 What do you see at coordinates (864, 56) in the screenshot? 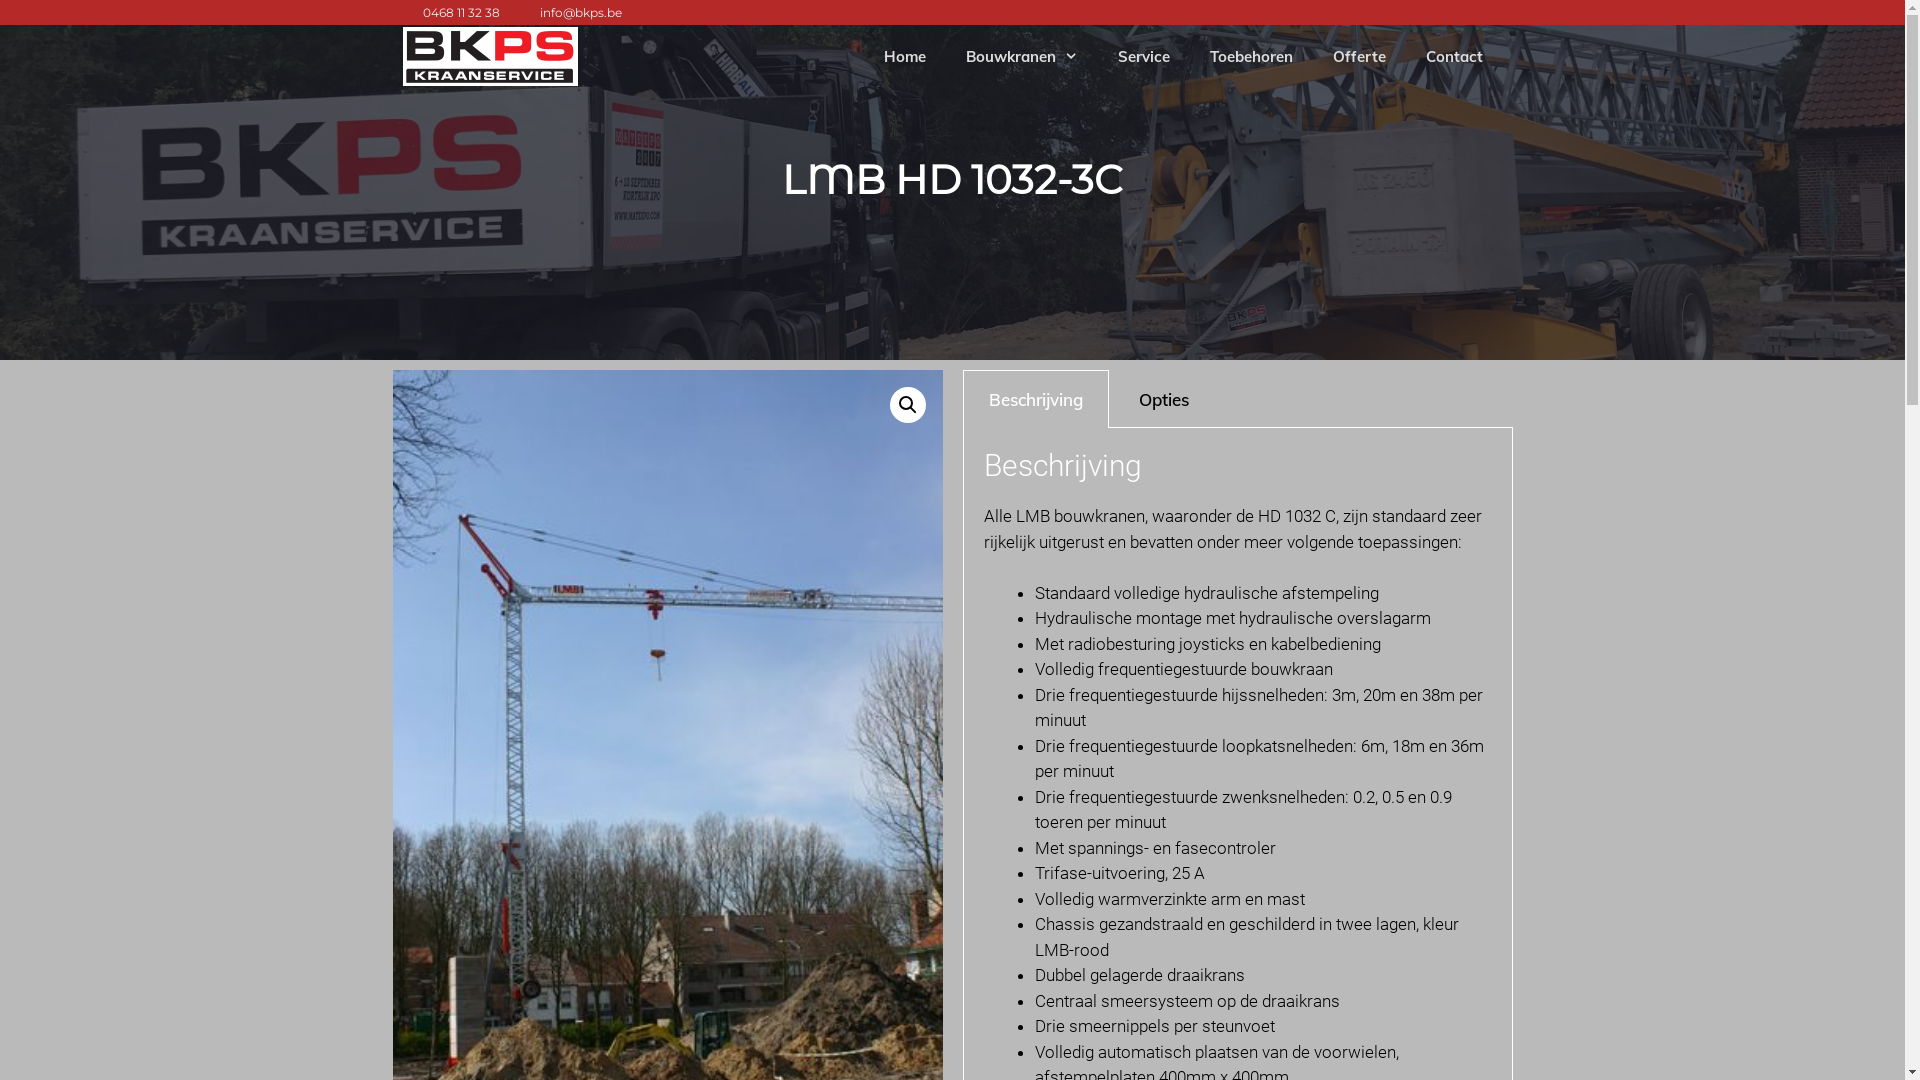
I see `'Home'` at bounding box center [864, 56].